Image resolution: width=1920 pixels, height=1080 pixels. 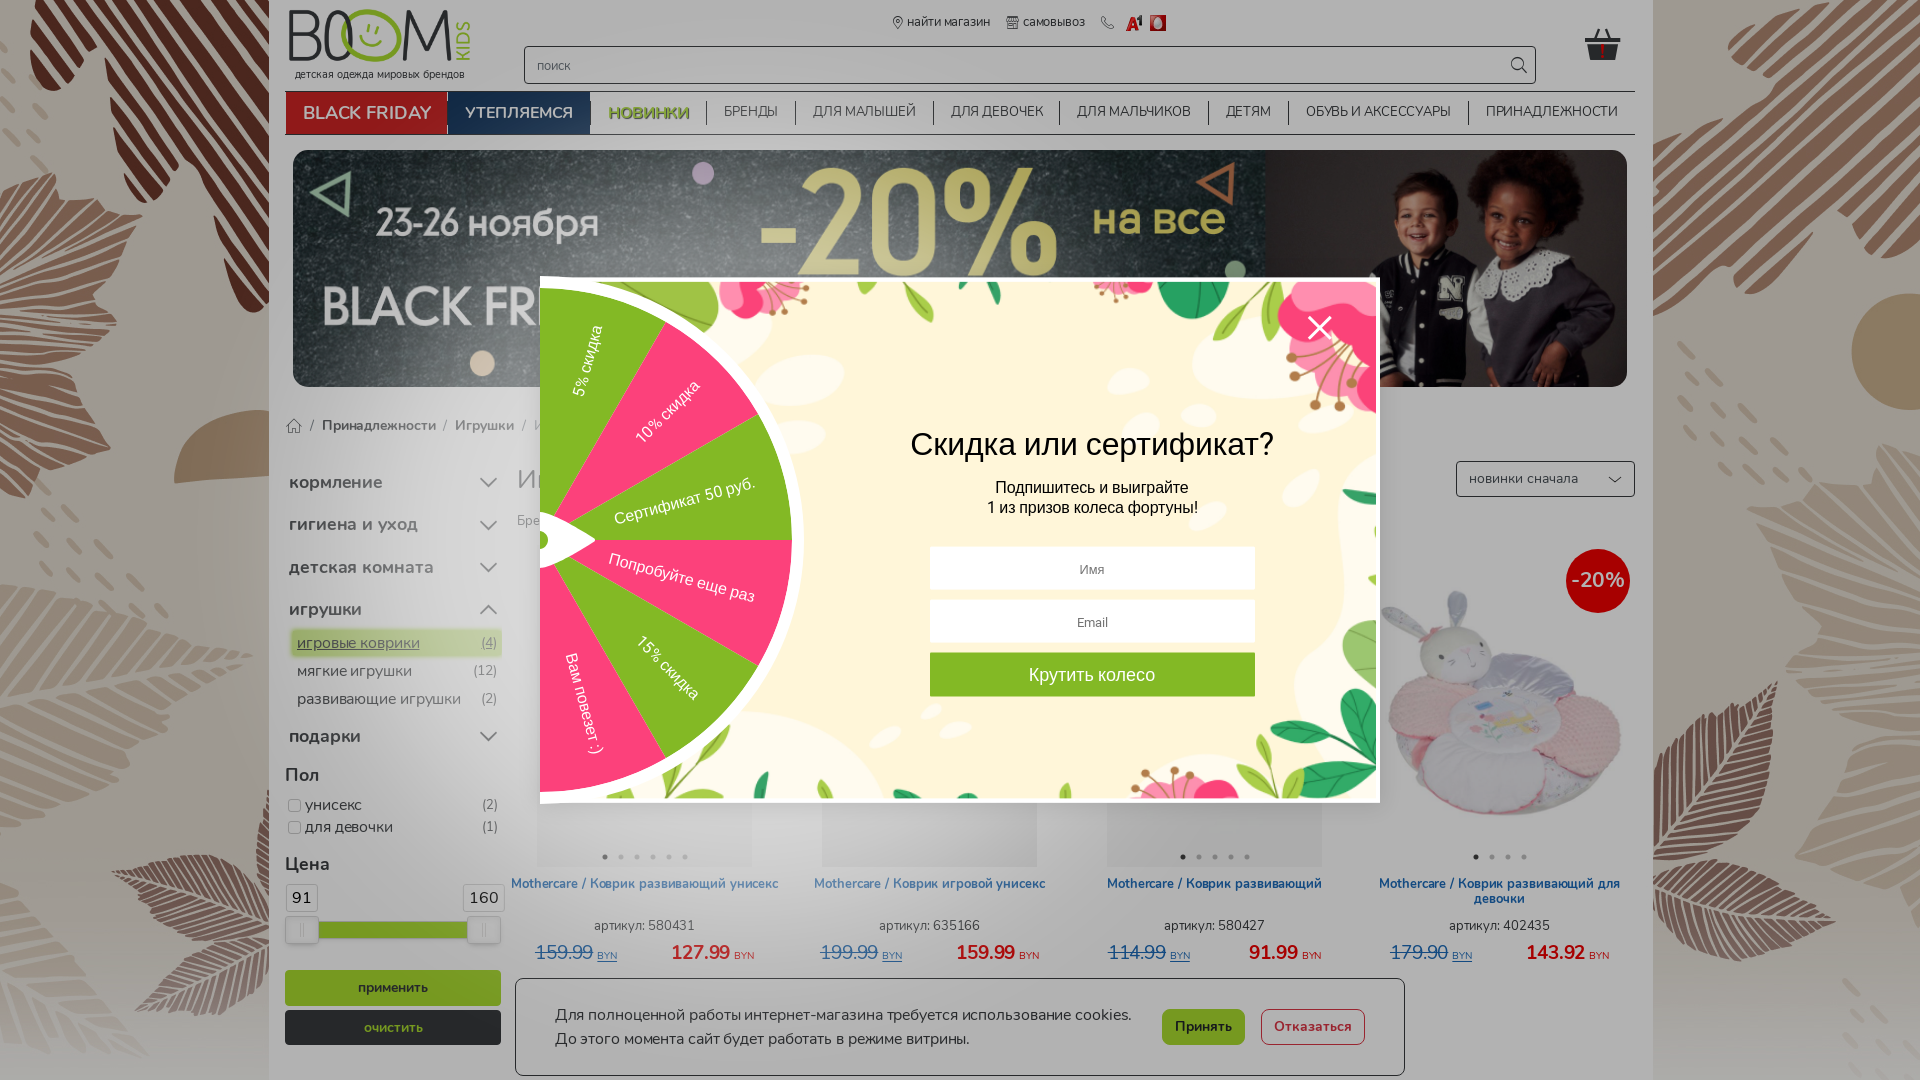 What do you see at coordinates (285, 112) in the screenshot?
I see `'BLACK FRIDAY'` at bounding box center [285, 112].